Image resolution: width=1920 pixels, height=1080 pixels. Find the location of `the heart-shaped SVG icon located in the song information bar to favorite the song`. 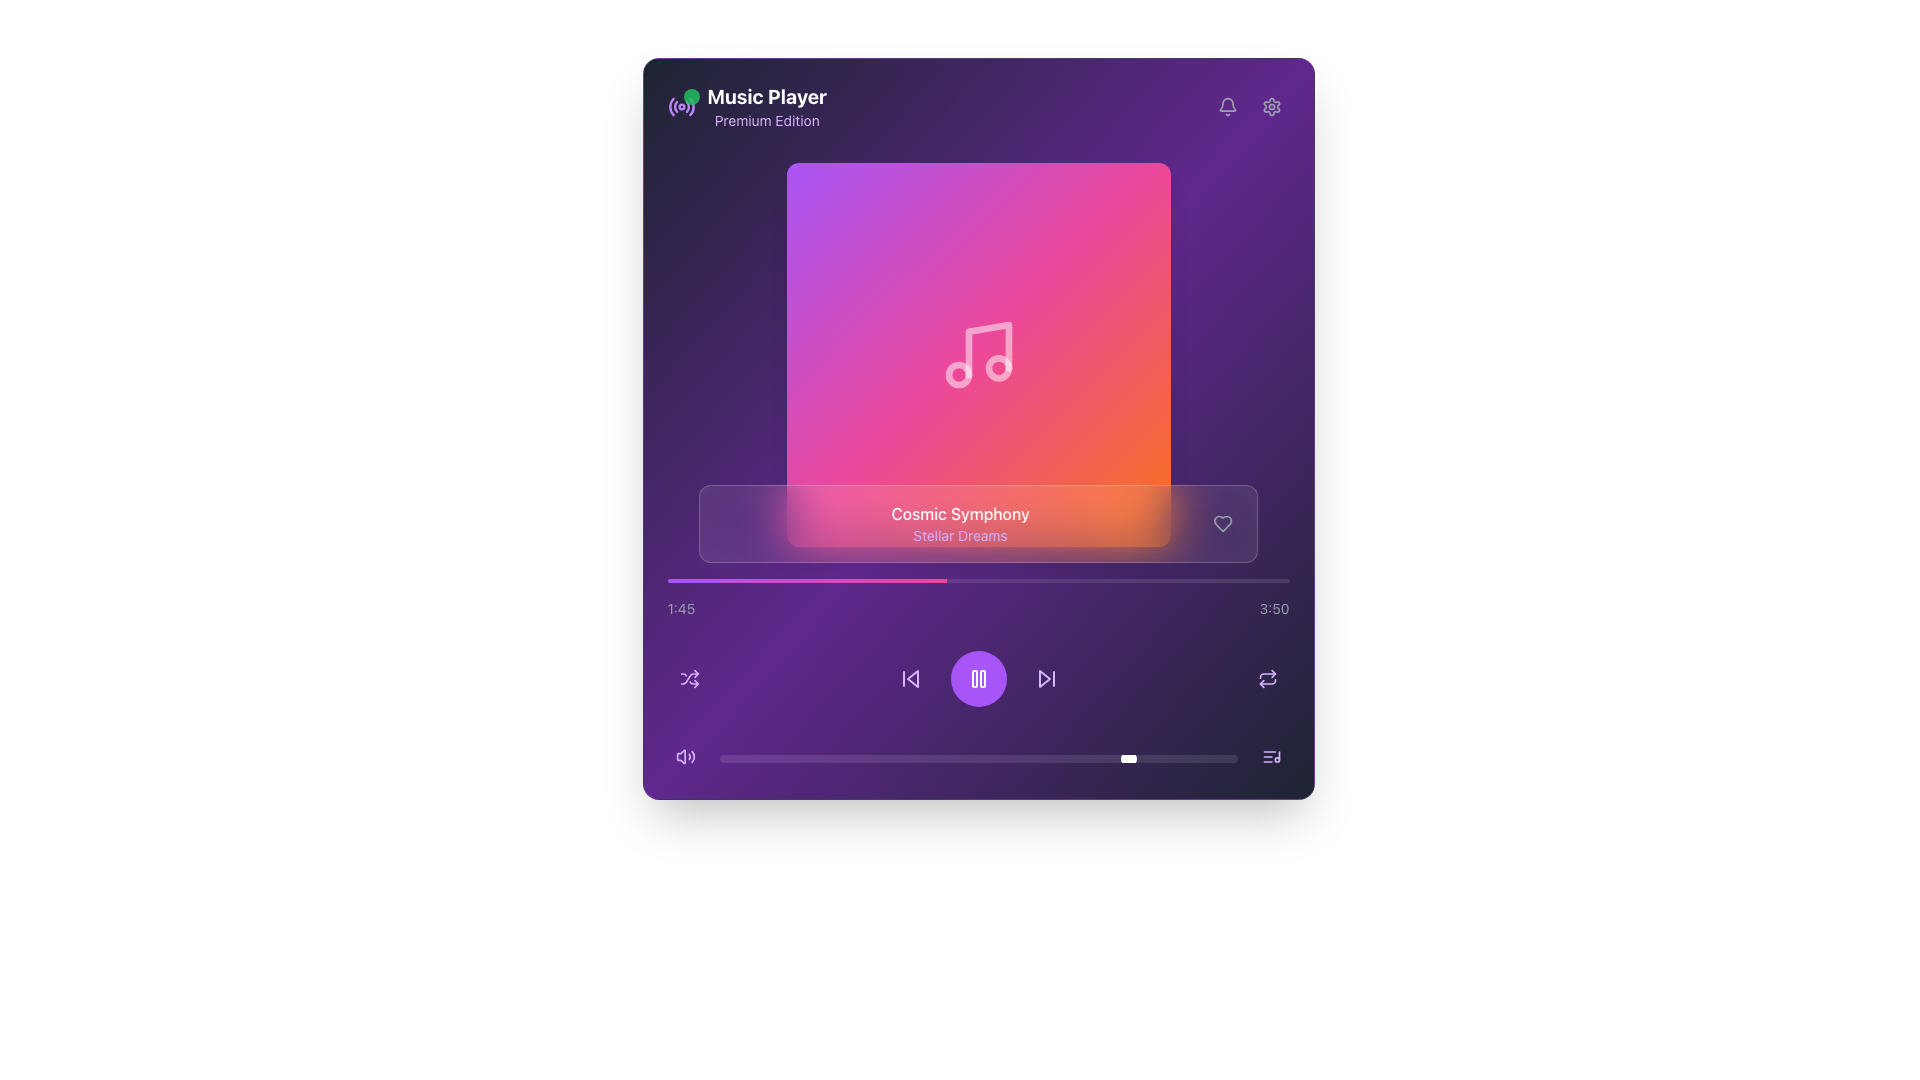

the heart-shaped SVG icon located in the song information bar to favorite the song is located at coordinates (1222, 523).